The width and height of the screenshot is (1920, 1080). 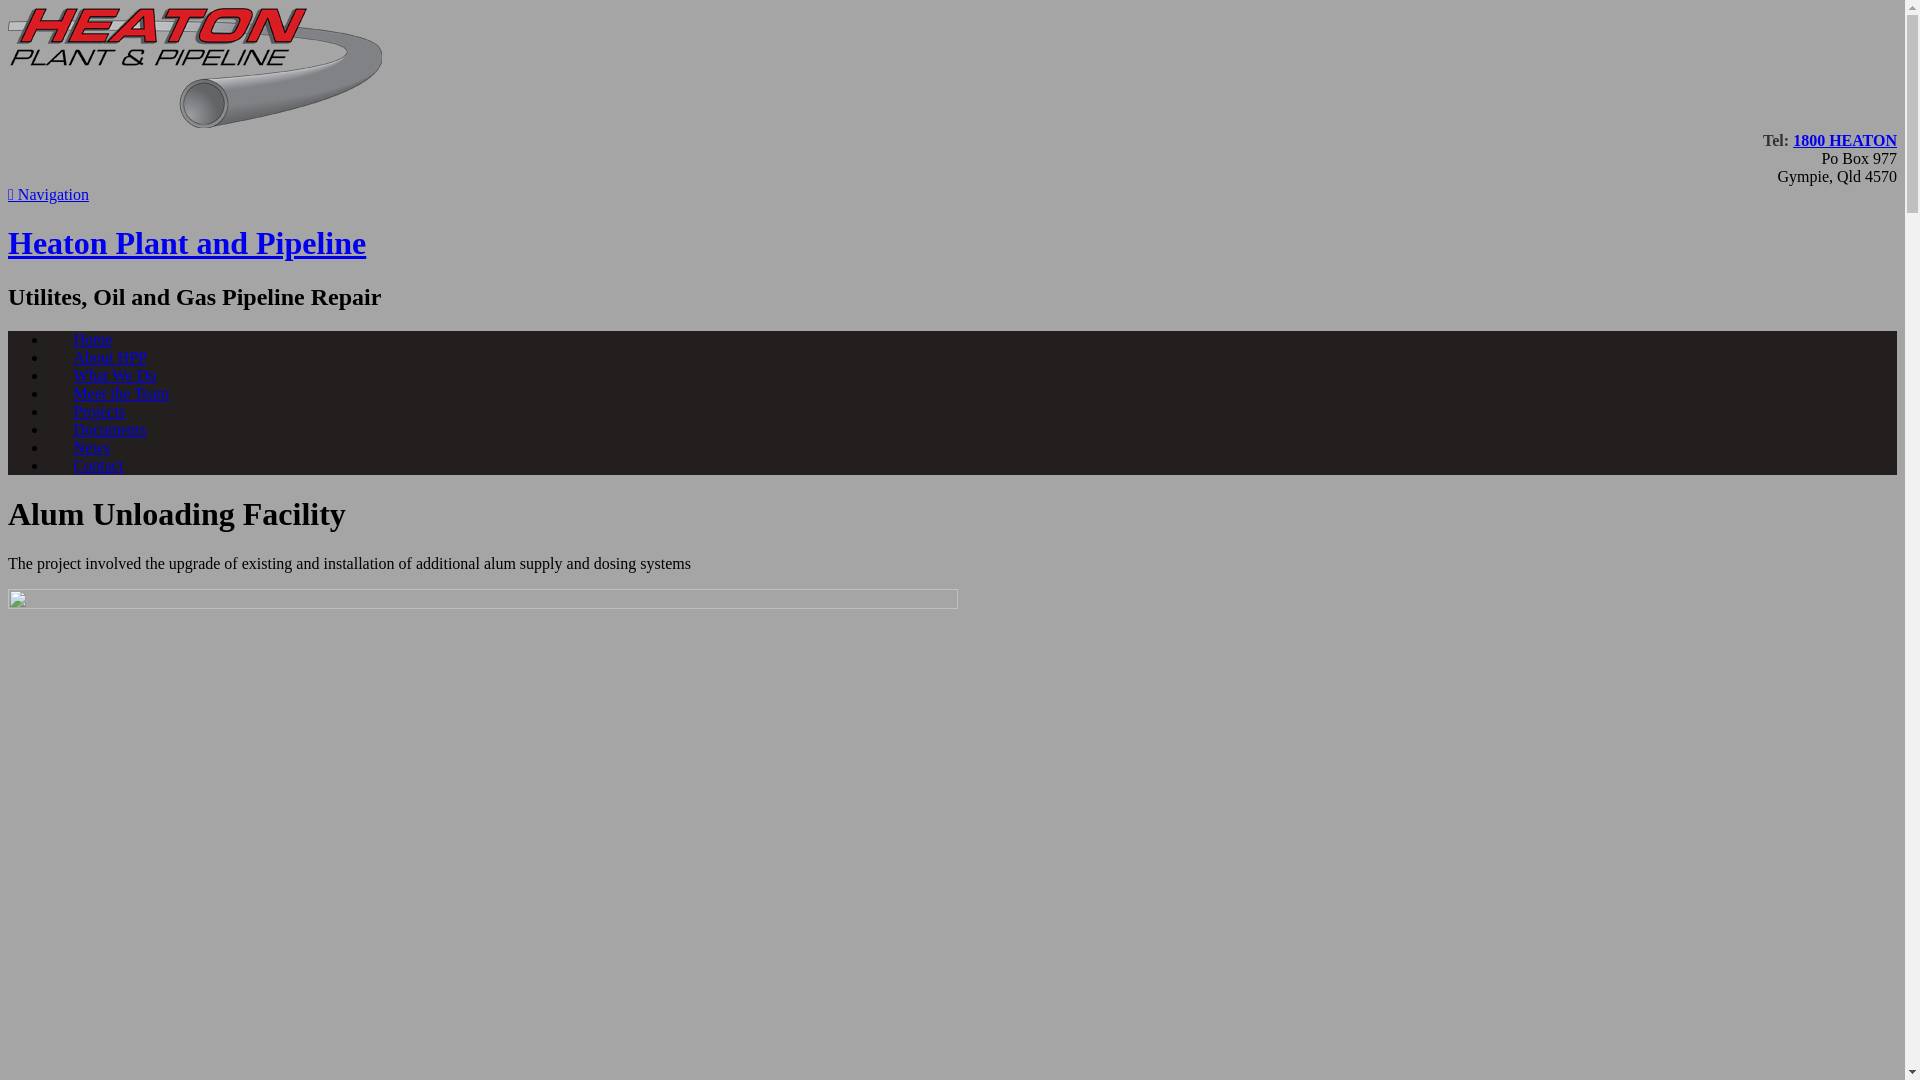 I want to click on 'News', so click(x=90, y=446).